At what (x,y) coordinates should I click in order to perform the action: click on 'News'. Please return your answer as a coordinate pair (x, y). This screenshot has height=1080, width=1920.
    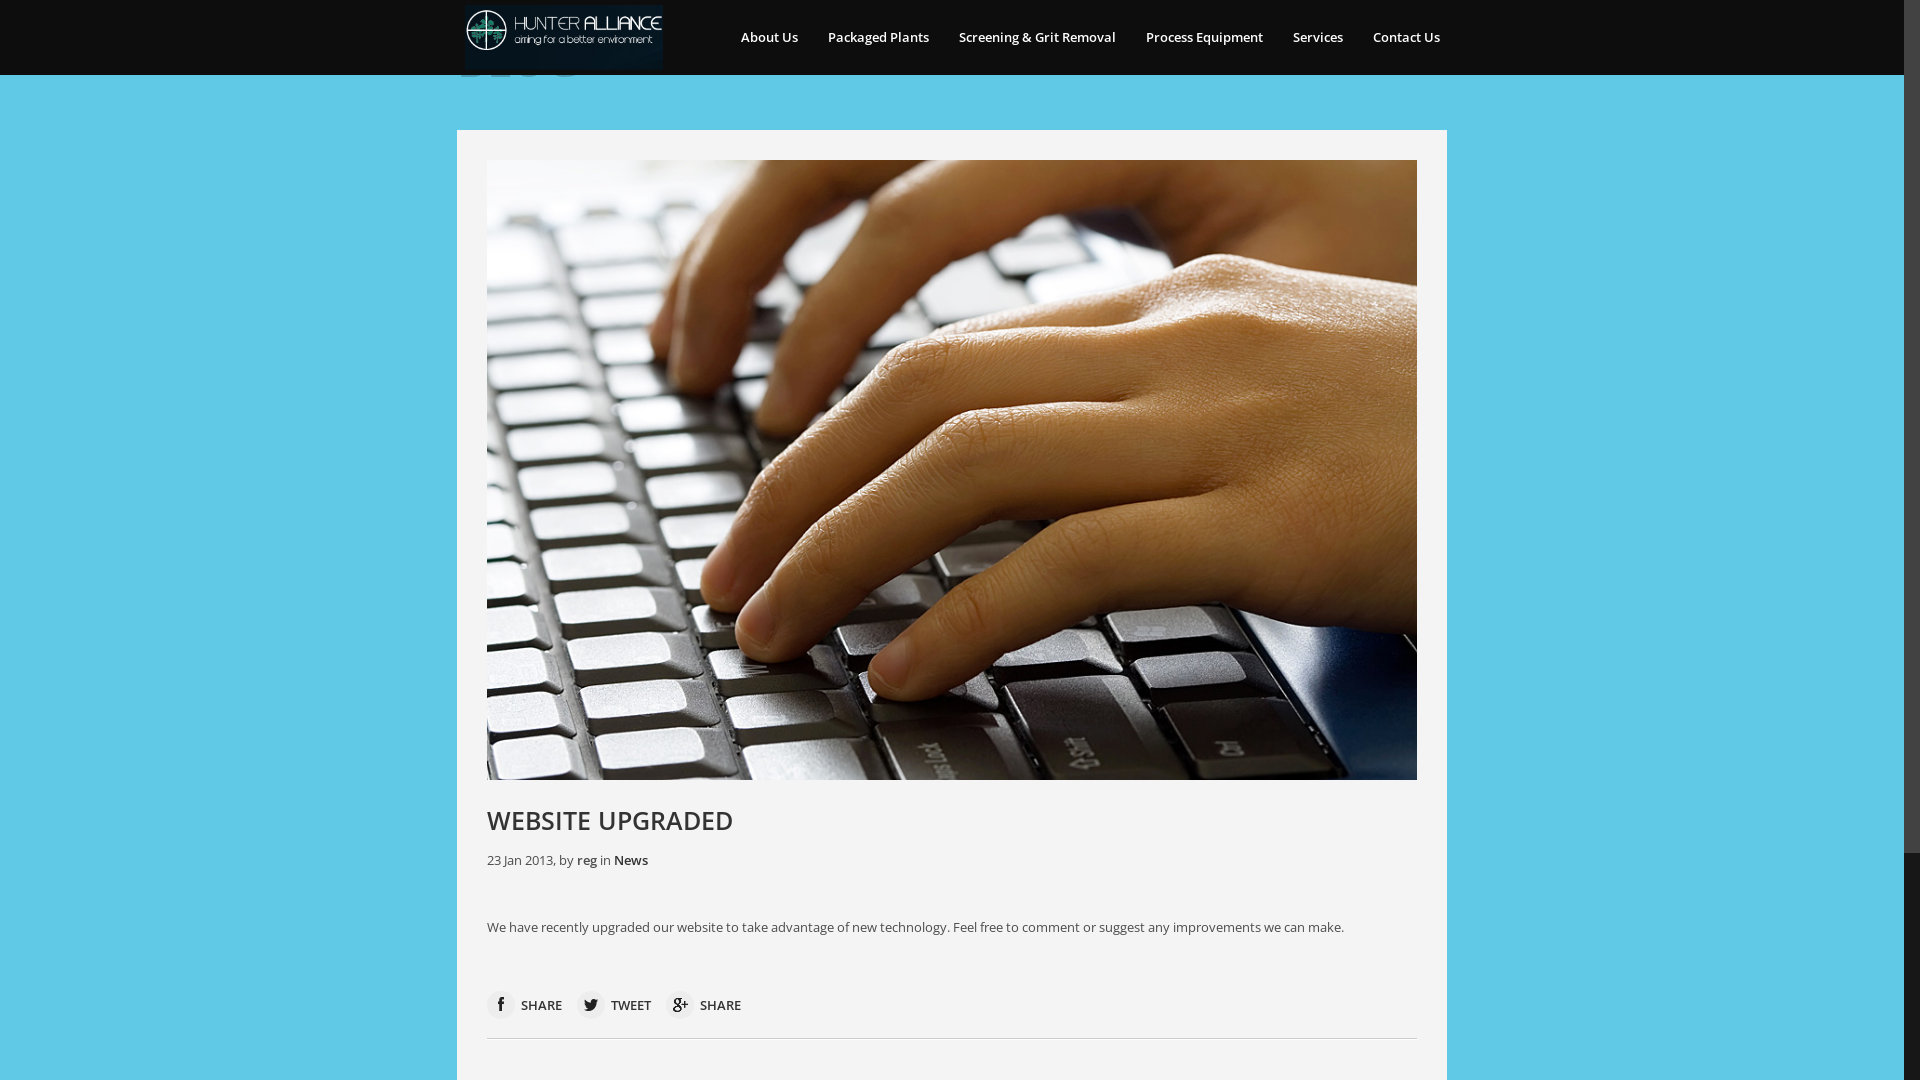
    Looking at the image, I should click on (629, 859).